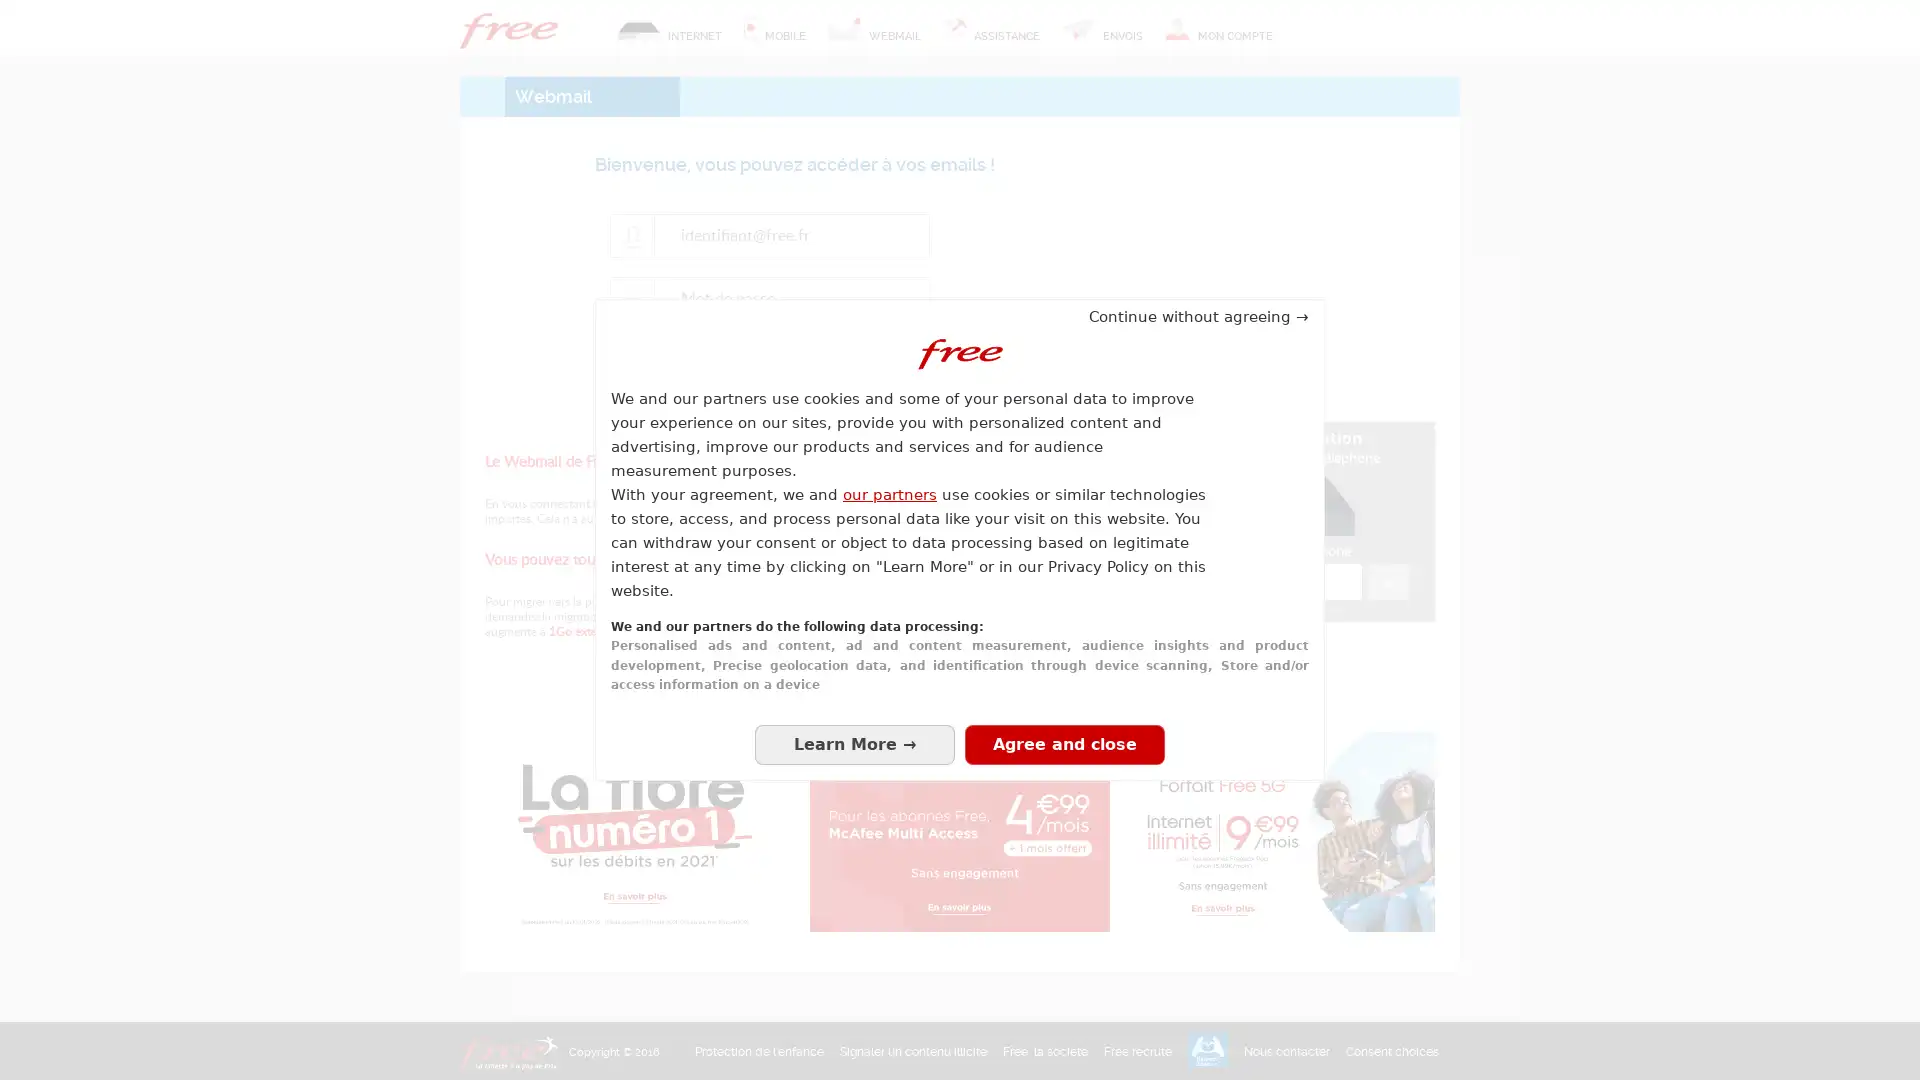  Describe the element at coordinates (1199, 315) in the screenshot. I see `Continue without agreeing` at that location.